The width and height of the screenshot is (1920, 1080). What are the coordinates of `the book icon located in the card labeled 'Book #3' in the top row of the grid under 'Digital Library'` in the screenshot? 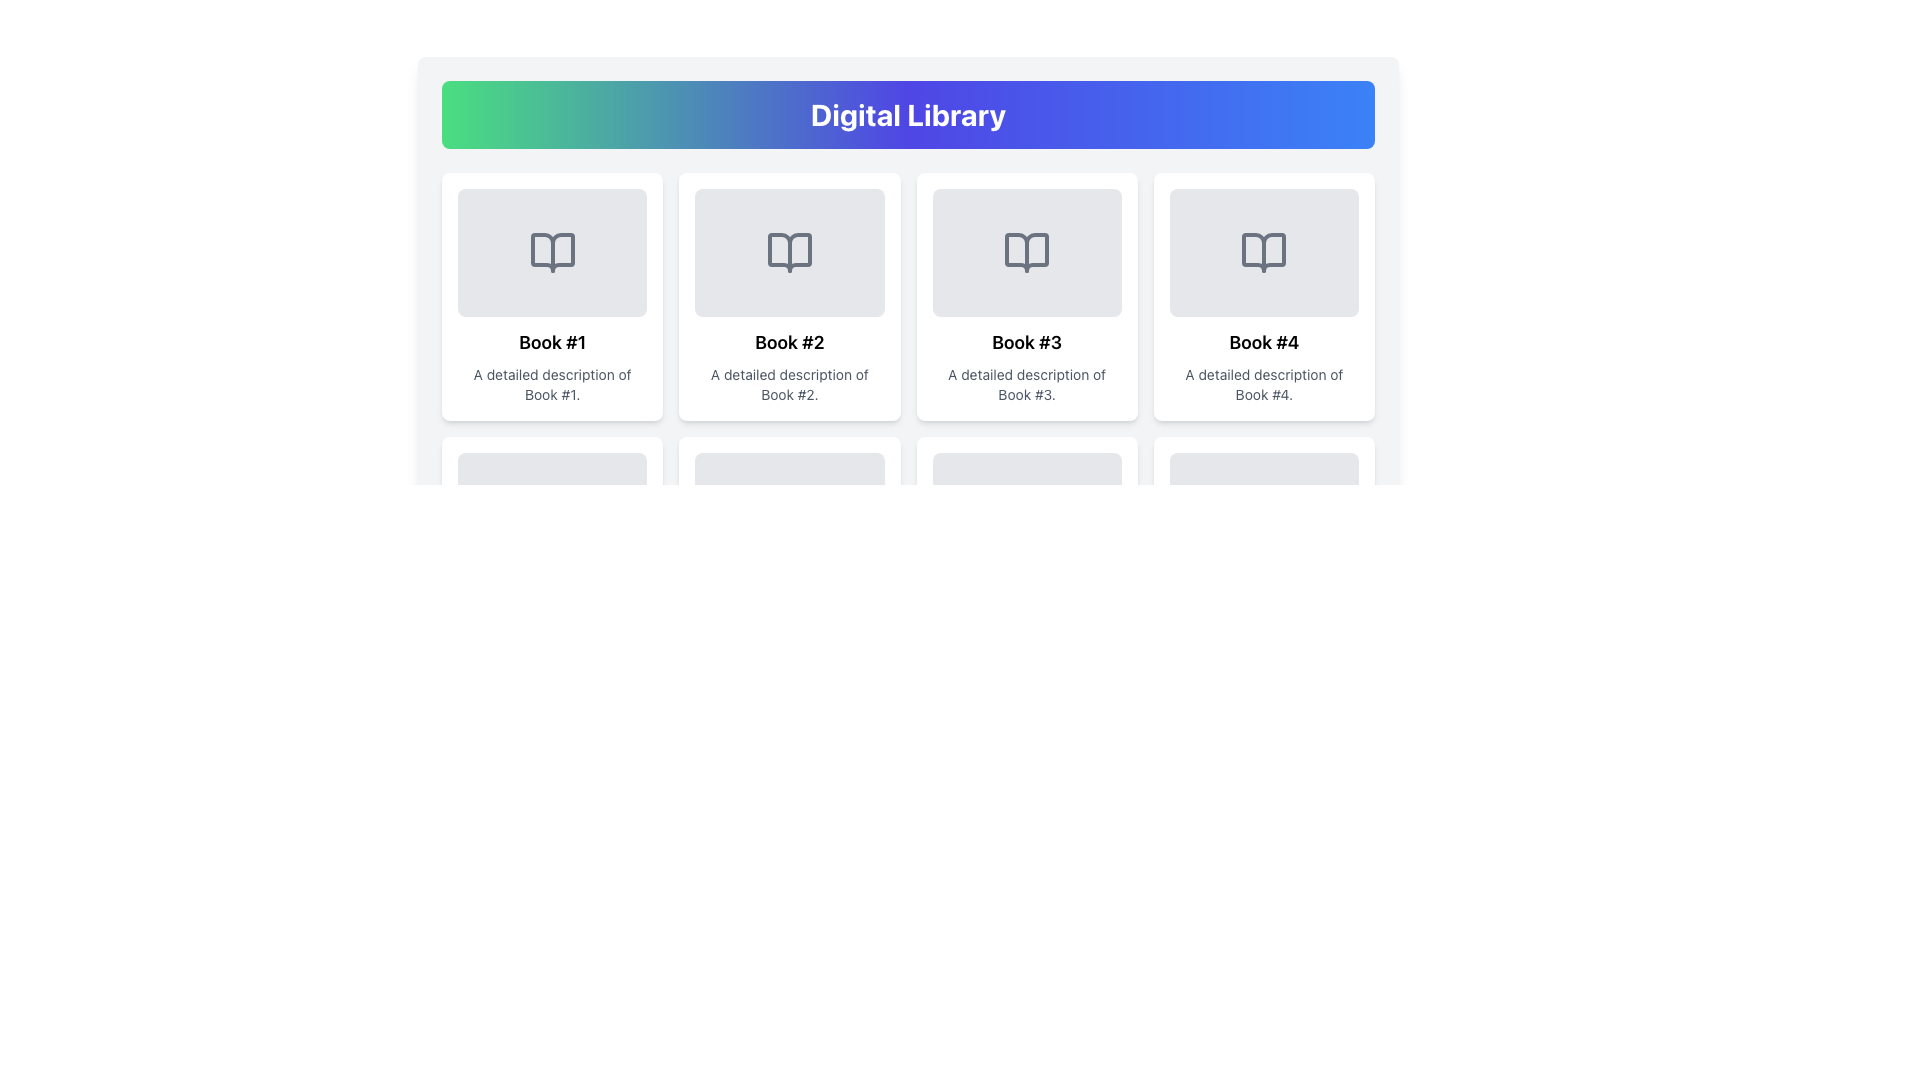 It's located at (1027, 252).